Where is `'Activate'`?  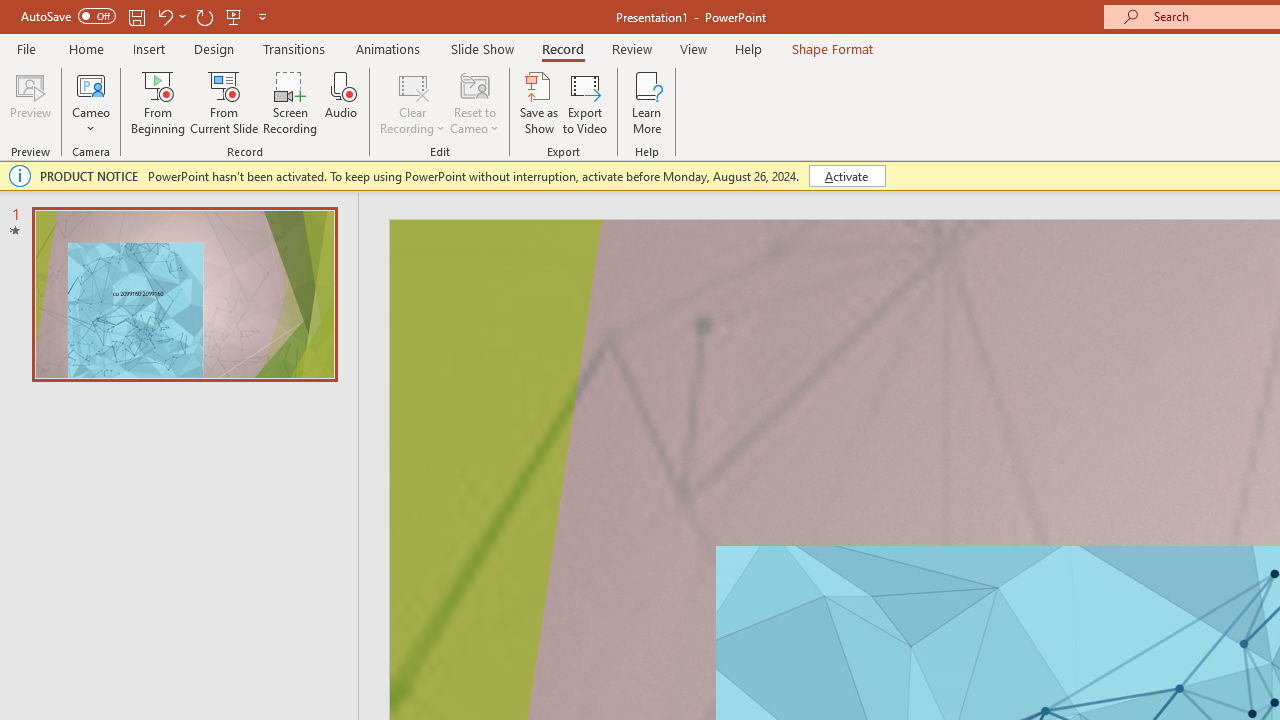
'Activate' is located at coordinates (847, 175).